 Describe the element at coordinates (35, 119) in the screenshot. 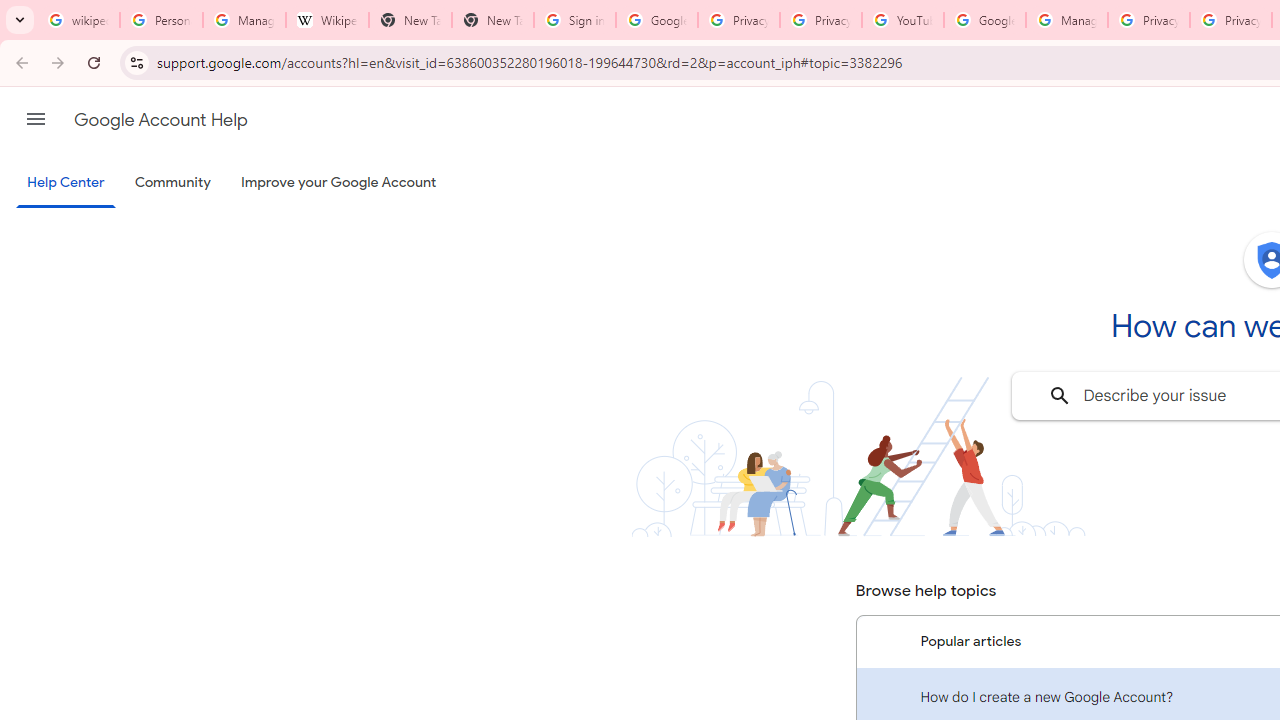

I see `'Main menu'` at that location.